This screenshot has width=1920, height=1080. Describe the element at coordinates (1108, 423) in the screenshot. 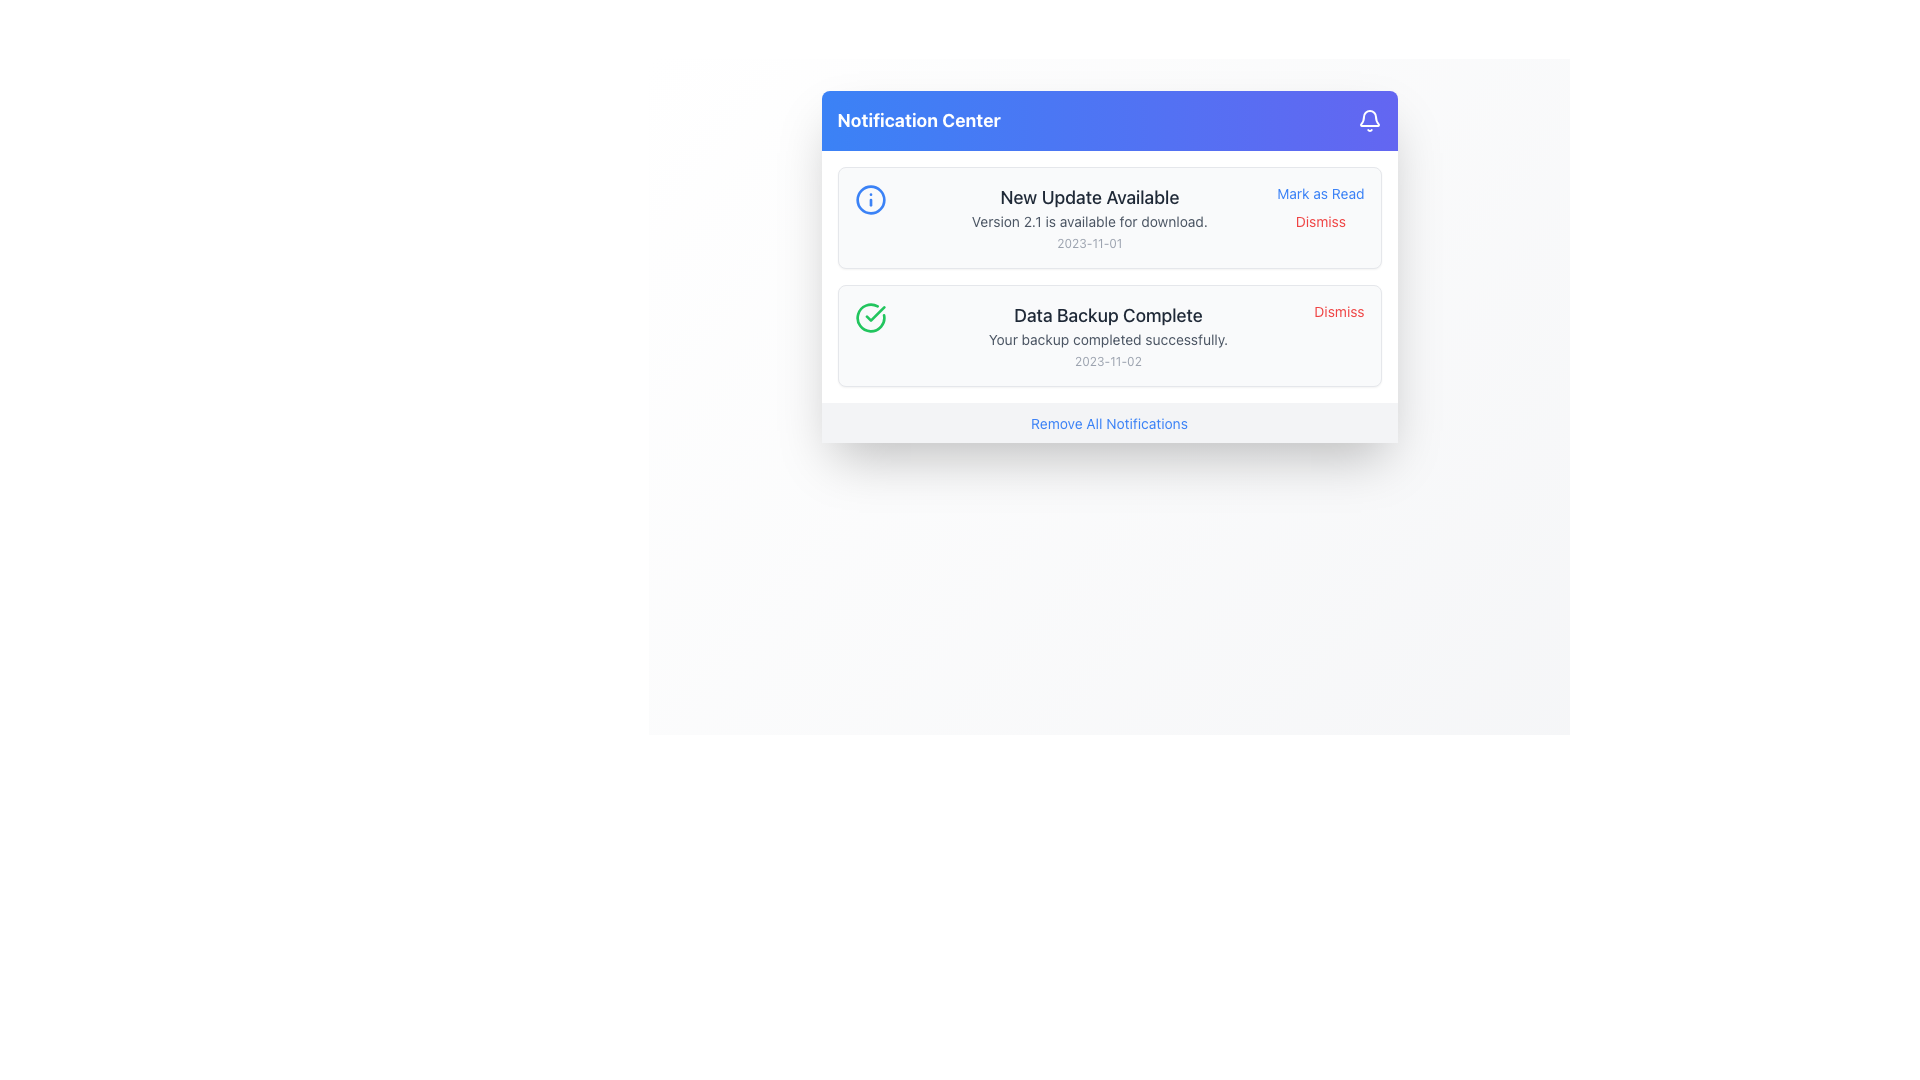

I see `the text link styled as an interactive button located at the bottom of the notification panel to clear all notifications` at that location.